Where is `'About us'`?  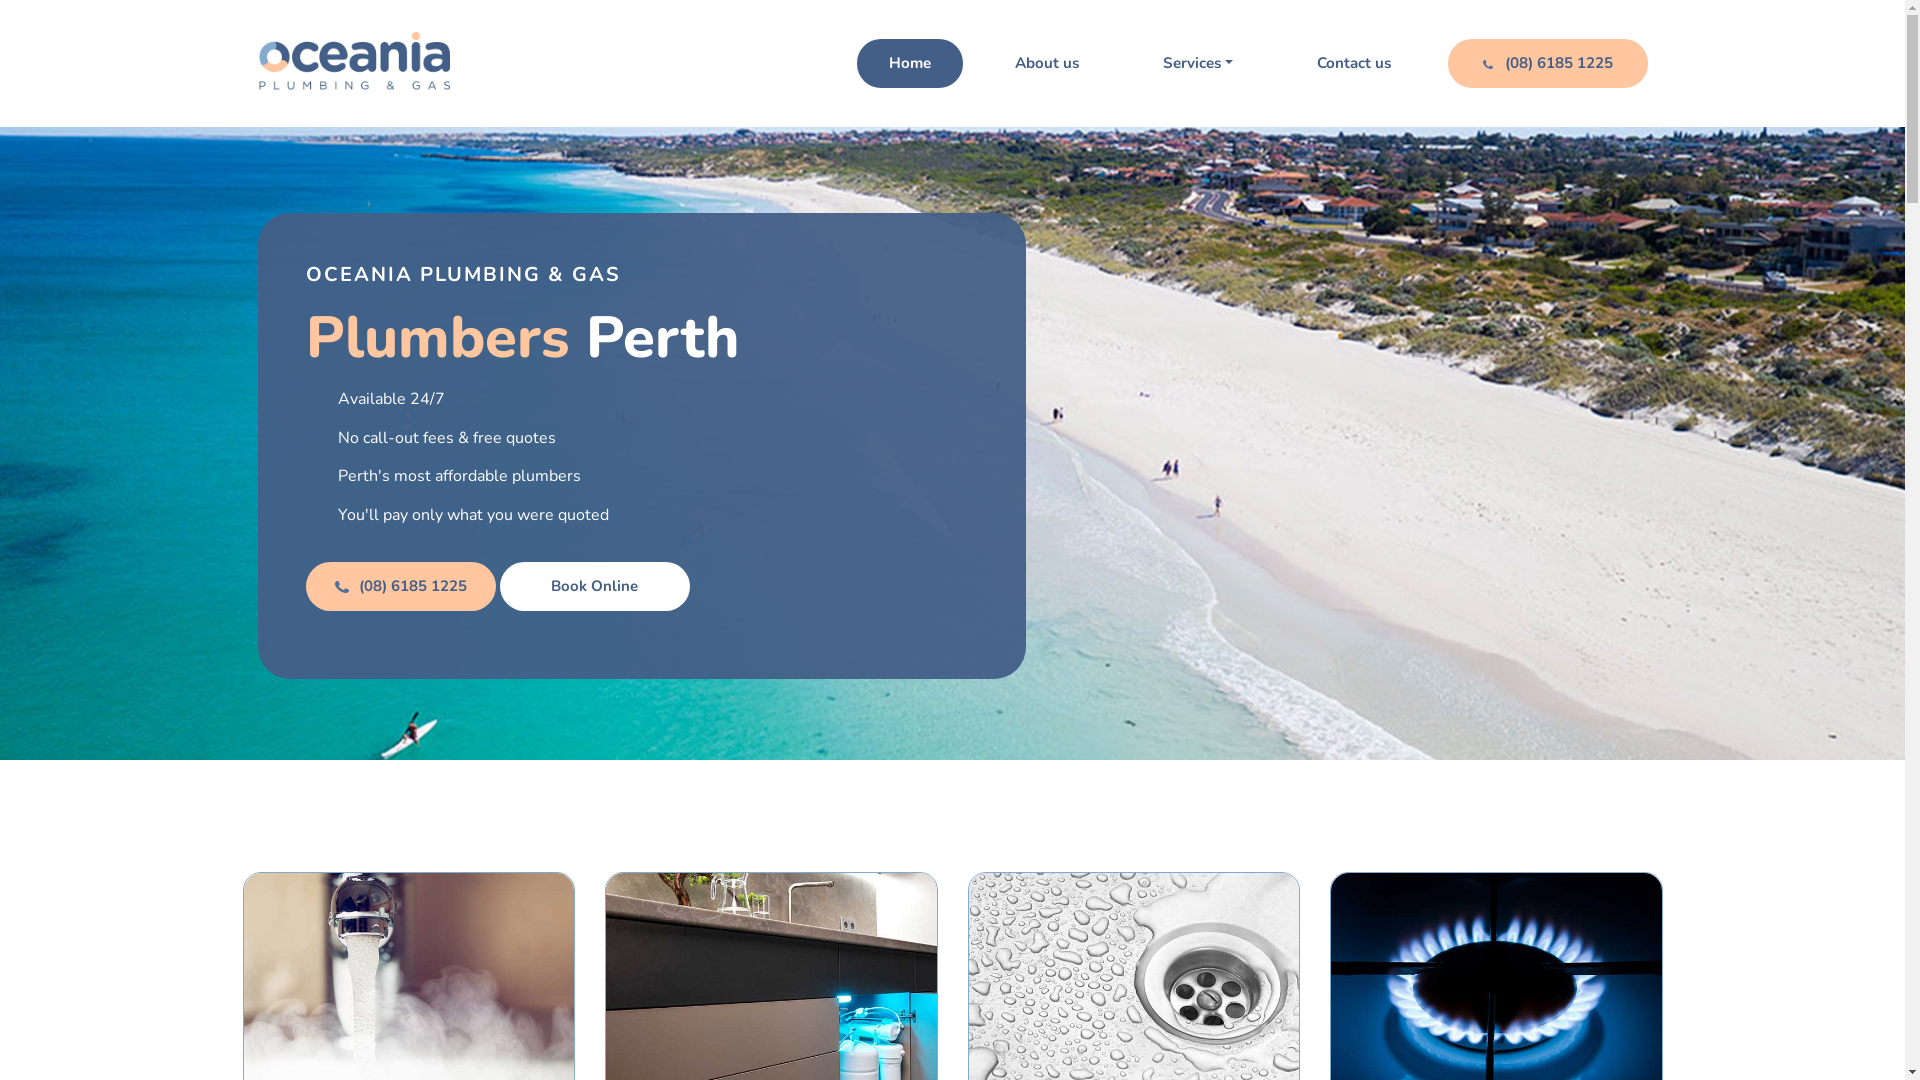
'About us' is located at coordinates (983, 62).